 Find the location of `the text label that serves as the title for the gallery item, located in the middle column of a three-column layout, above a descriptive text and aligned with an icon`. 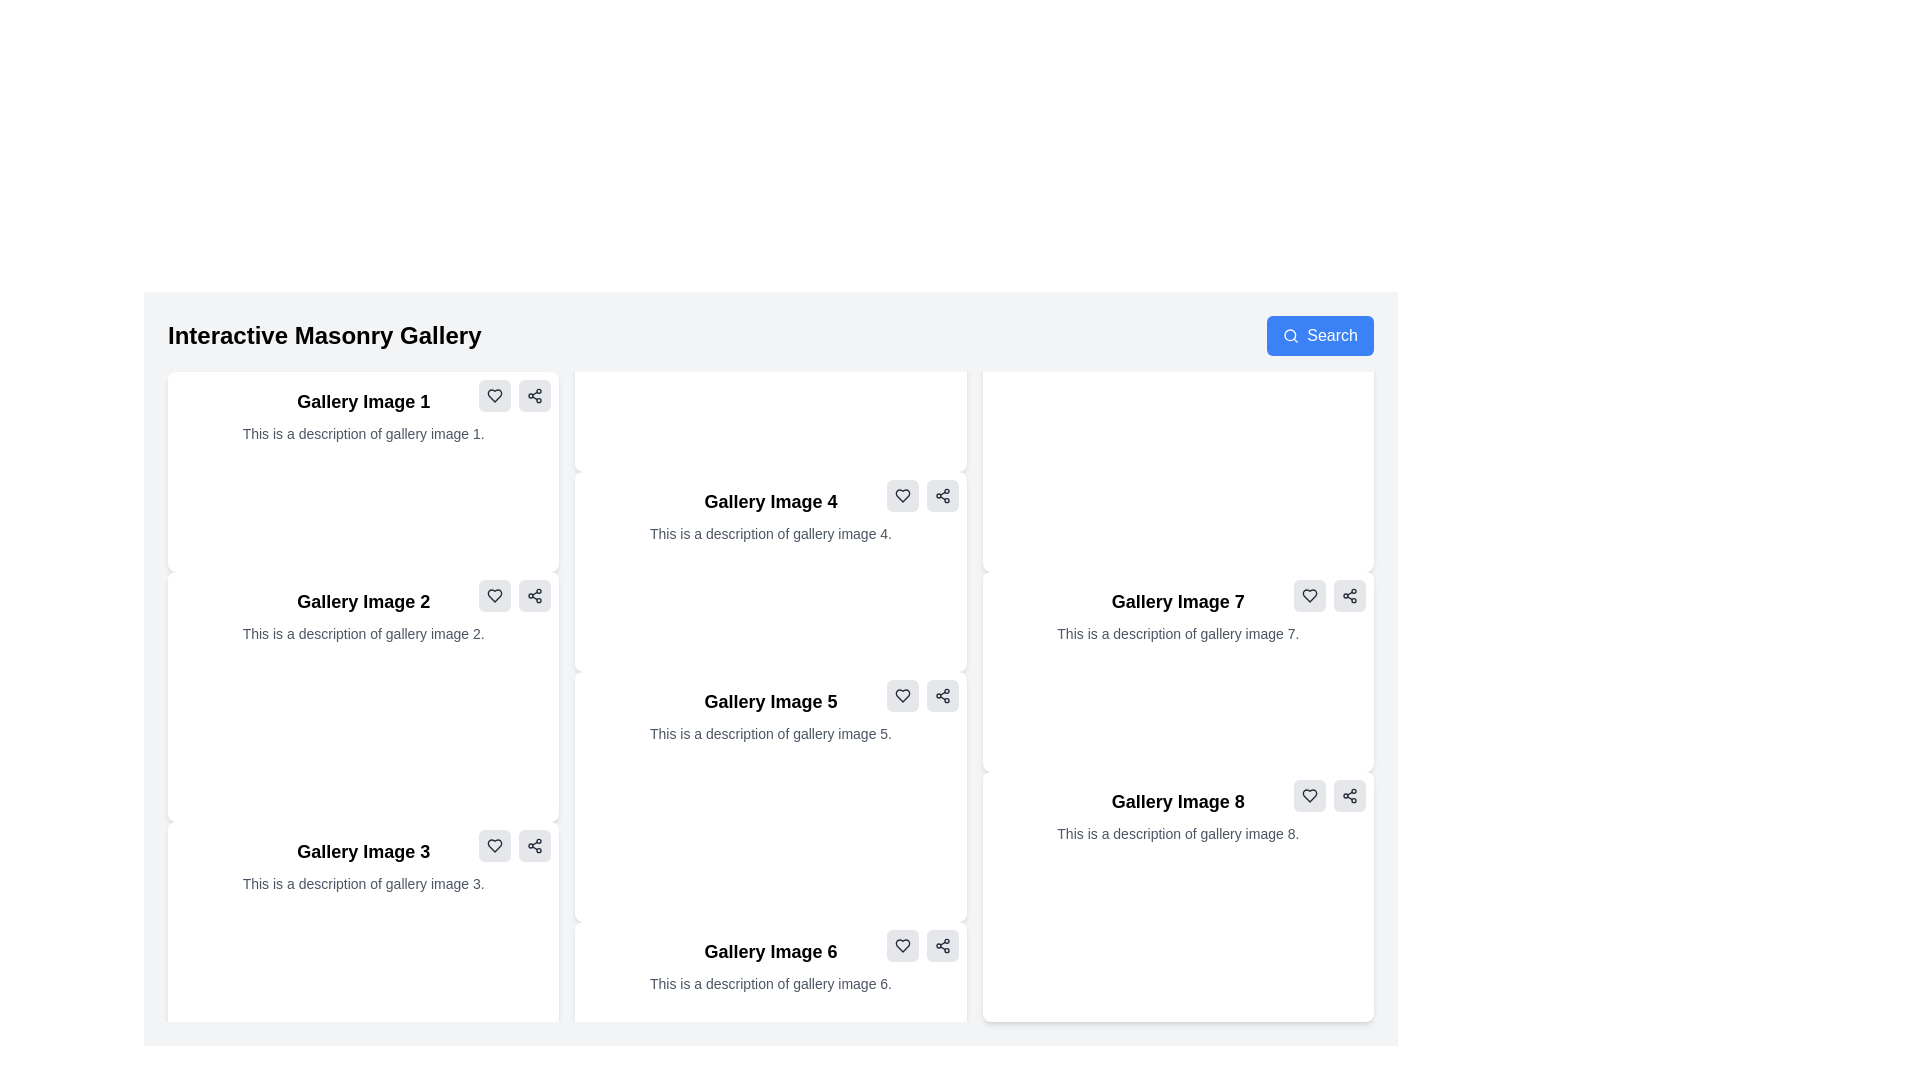

the text label that serves as the title for the gallery item, located in the middle column of a three-column layout, above a descriptive text and aligned with an icon is located at coordinates (770, 500).